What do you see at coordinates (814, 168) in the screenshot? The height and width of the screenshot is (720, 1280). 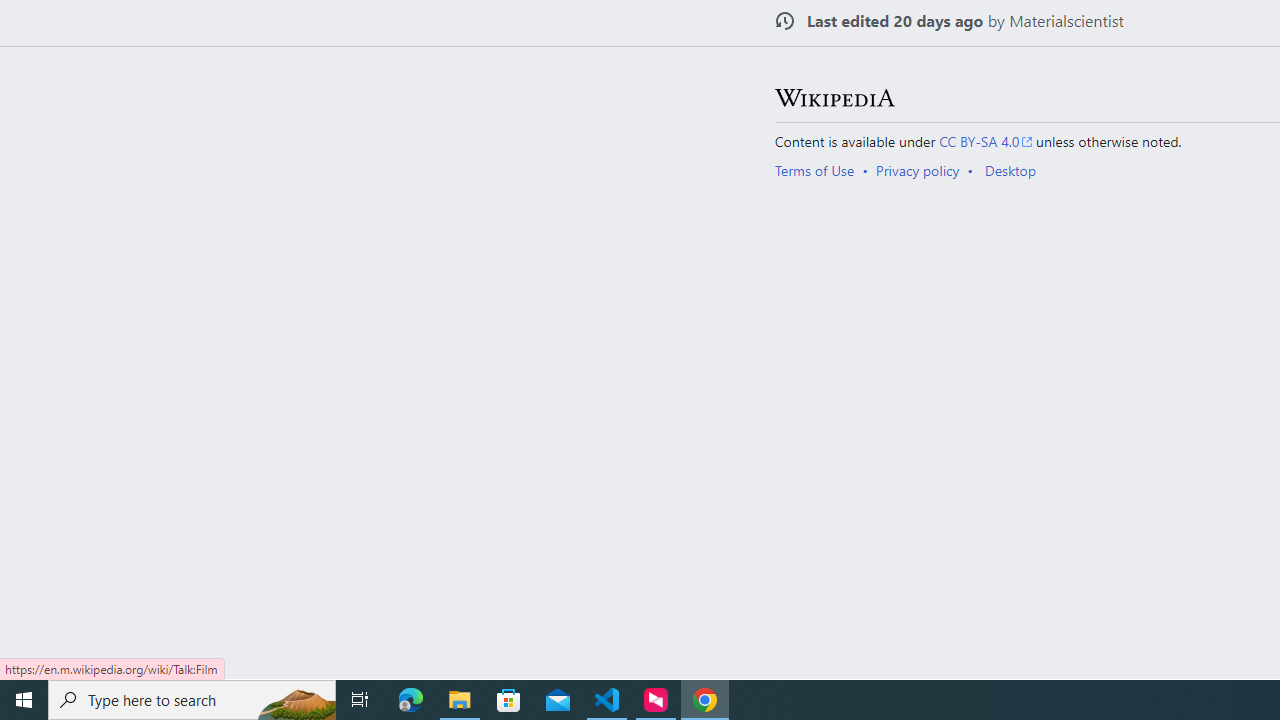 I see `'Terms of Use'` at bounding box center [814, 168].